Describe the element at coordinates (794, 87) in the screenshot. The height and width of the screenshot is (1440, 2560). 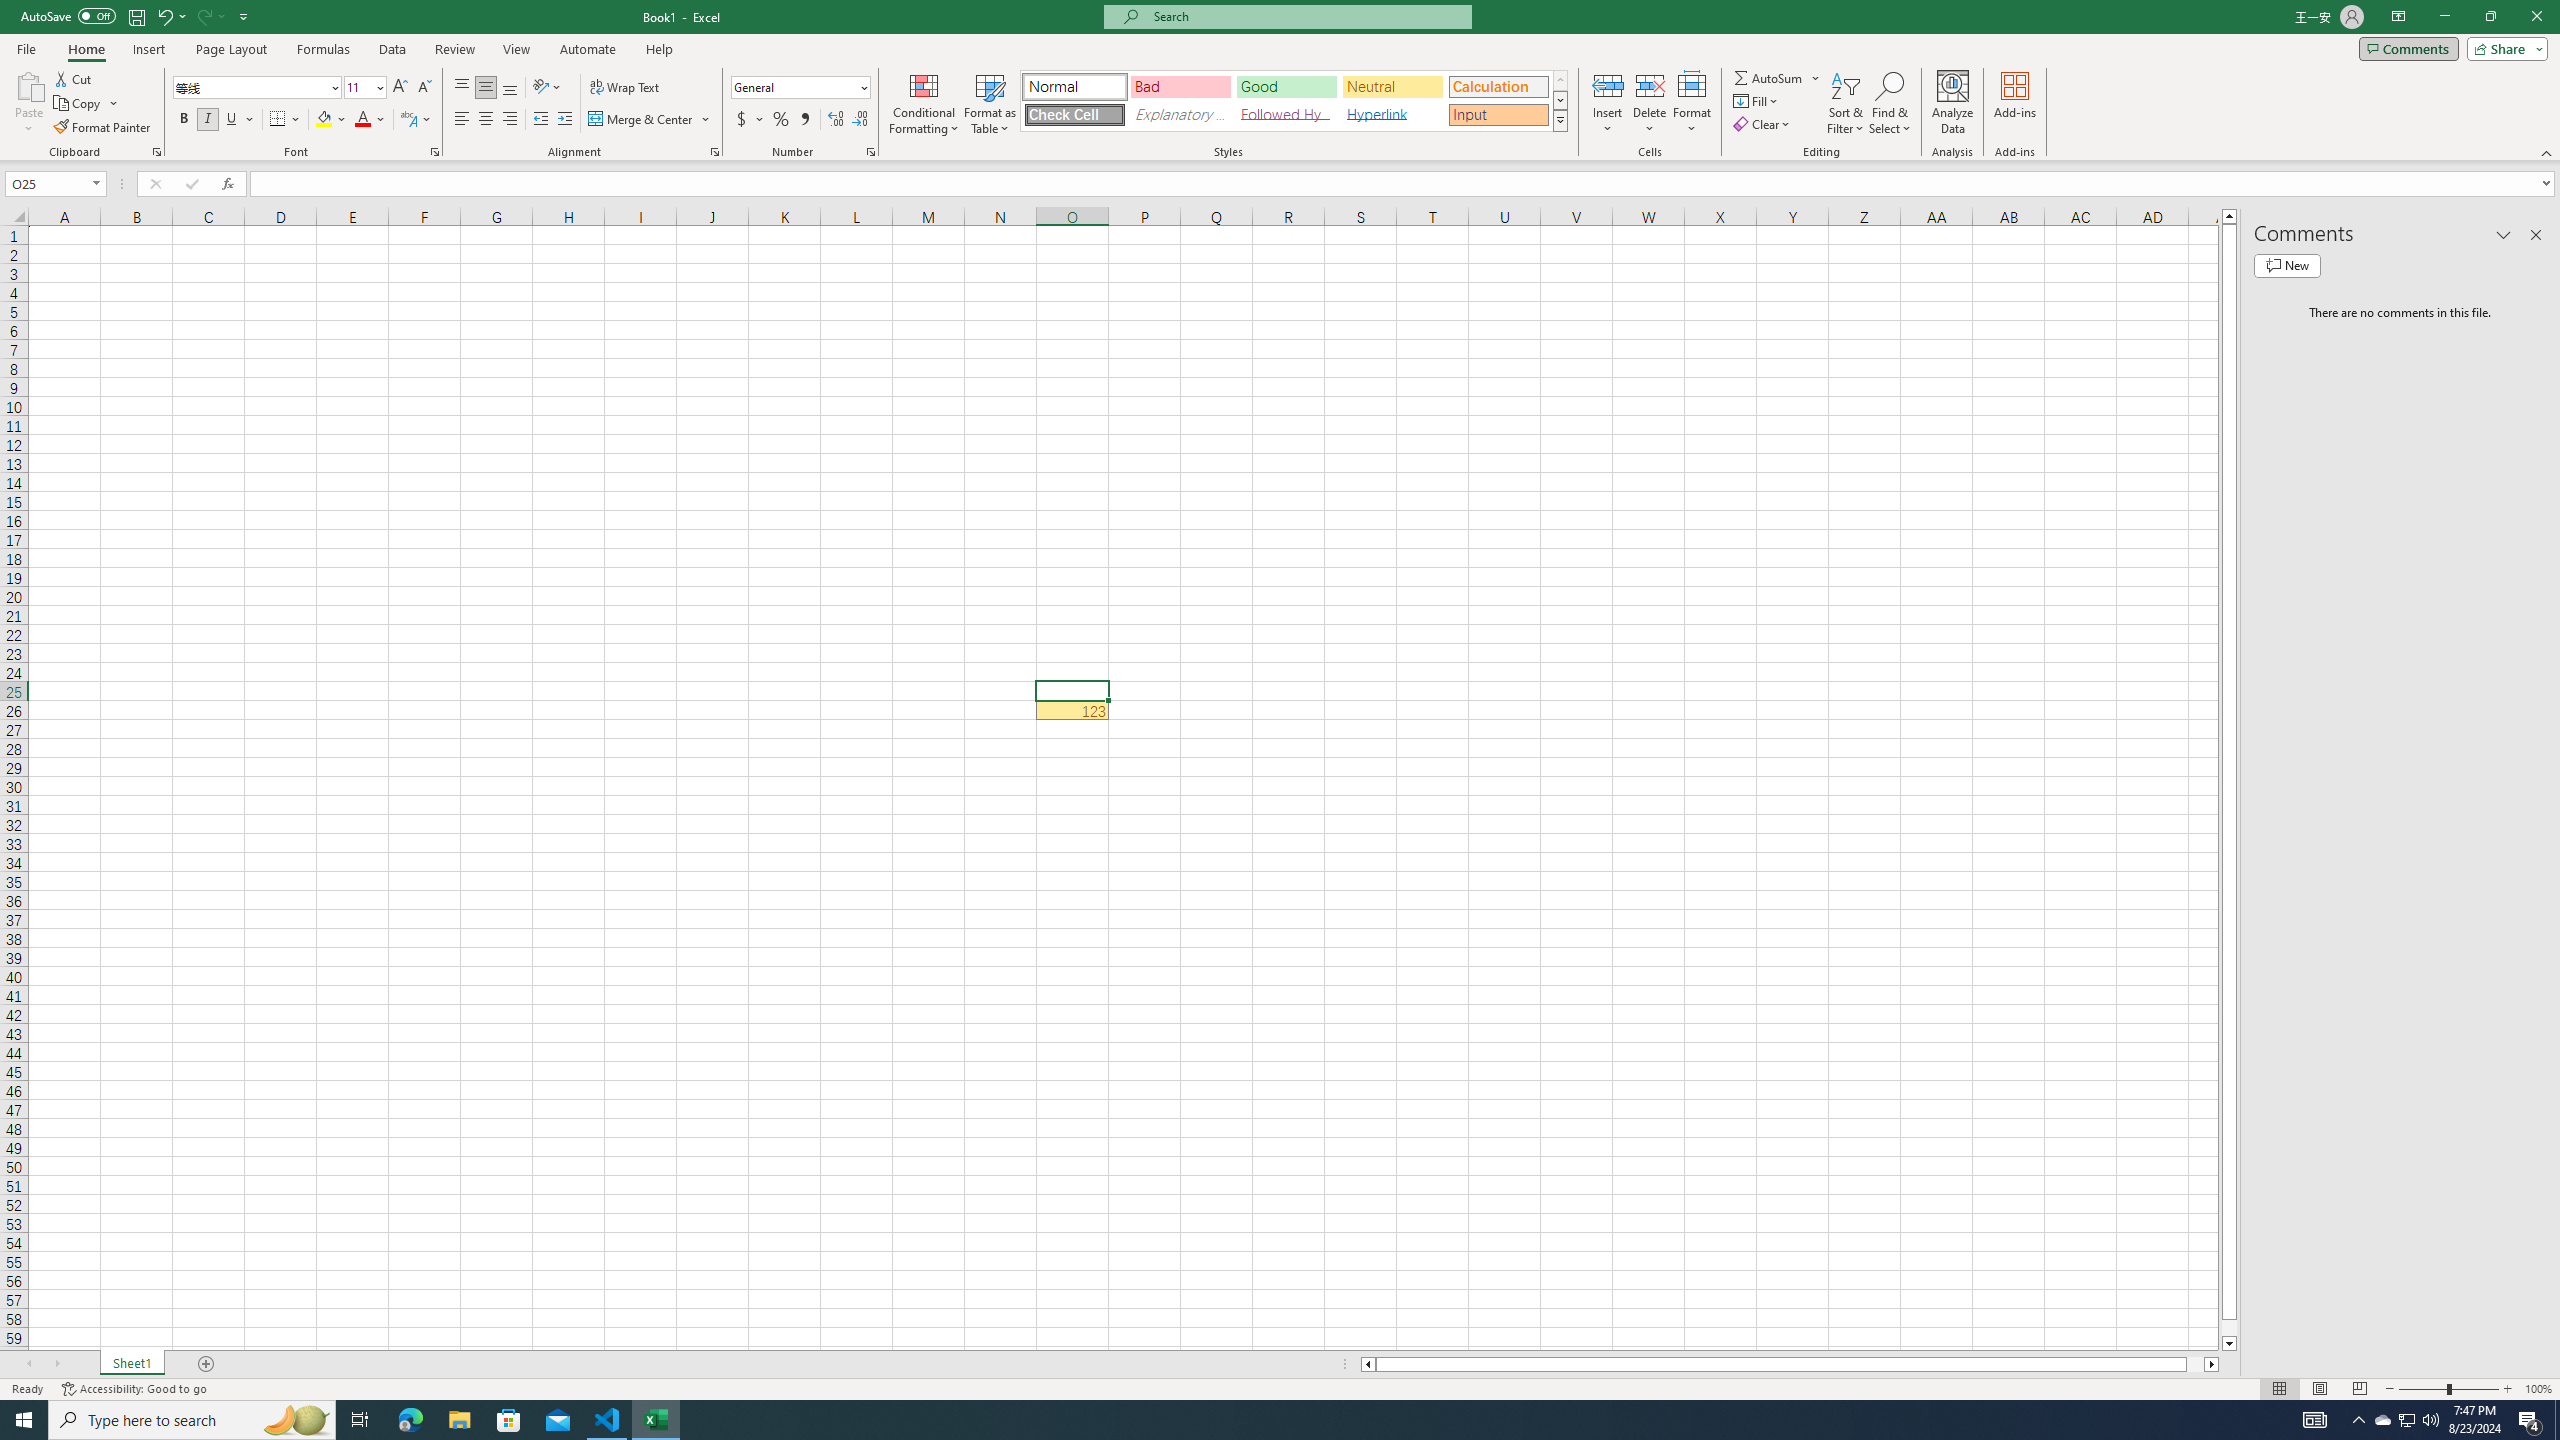
I see `'Number Format'` at that location.